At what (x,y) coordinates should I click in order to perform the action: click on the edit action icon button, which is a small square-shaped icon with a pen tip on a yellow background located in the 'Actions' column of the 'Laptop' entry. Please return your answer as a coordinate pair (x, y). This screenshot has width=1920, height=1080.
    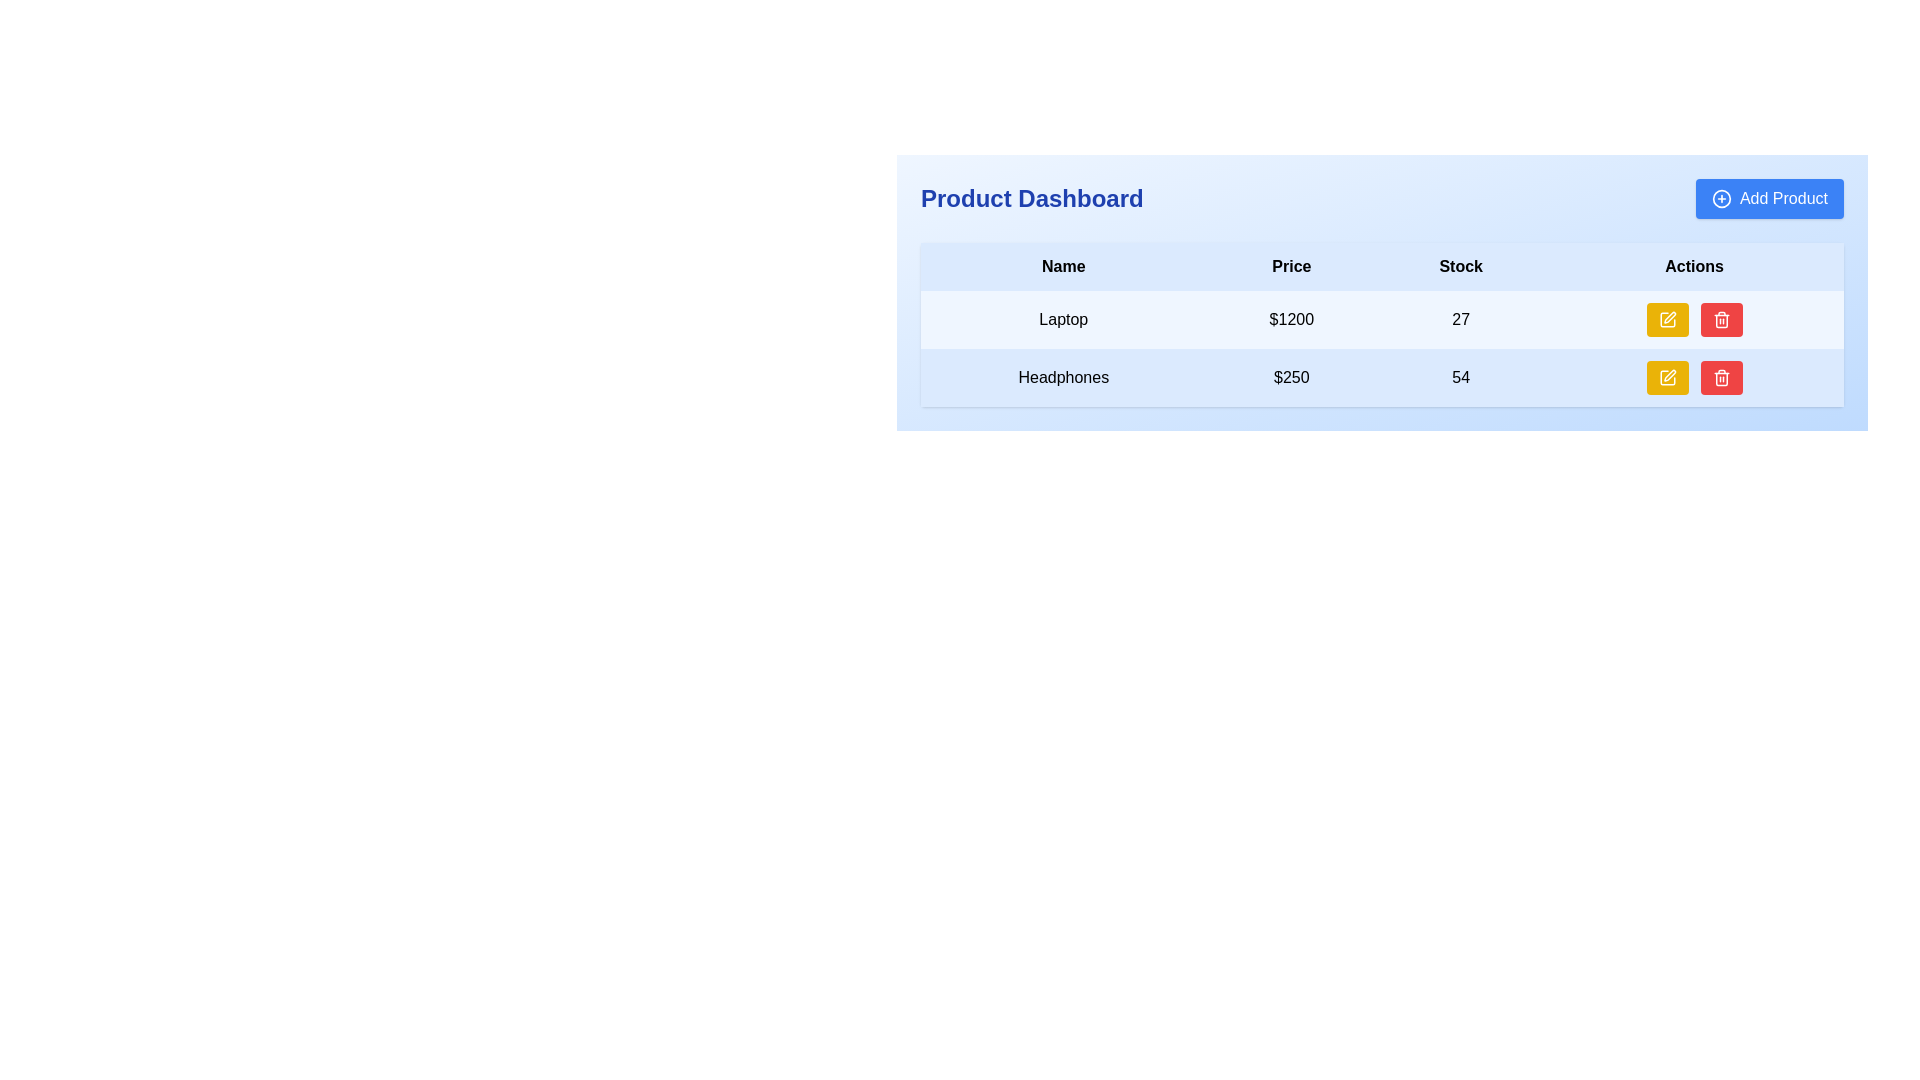
    Looking at the image, I should click on (1667, 319).